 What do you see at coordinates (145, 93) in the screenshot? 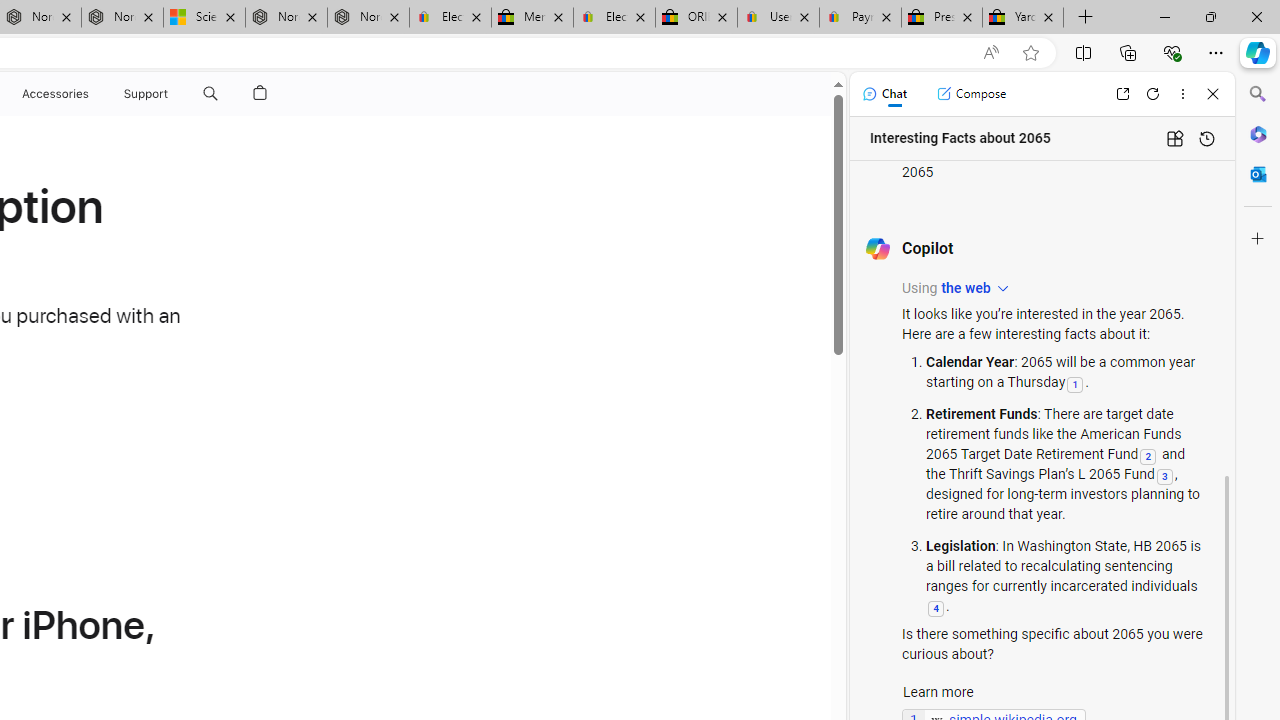
I see `'Support'` at bounding box center [145, 93].